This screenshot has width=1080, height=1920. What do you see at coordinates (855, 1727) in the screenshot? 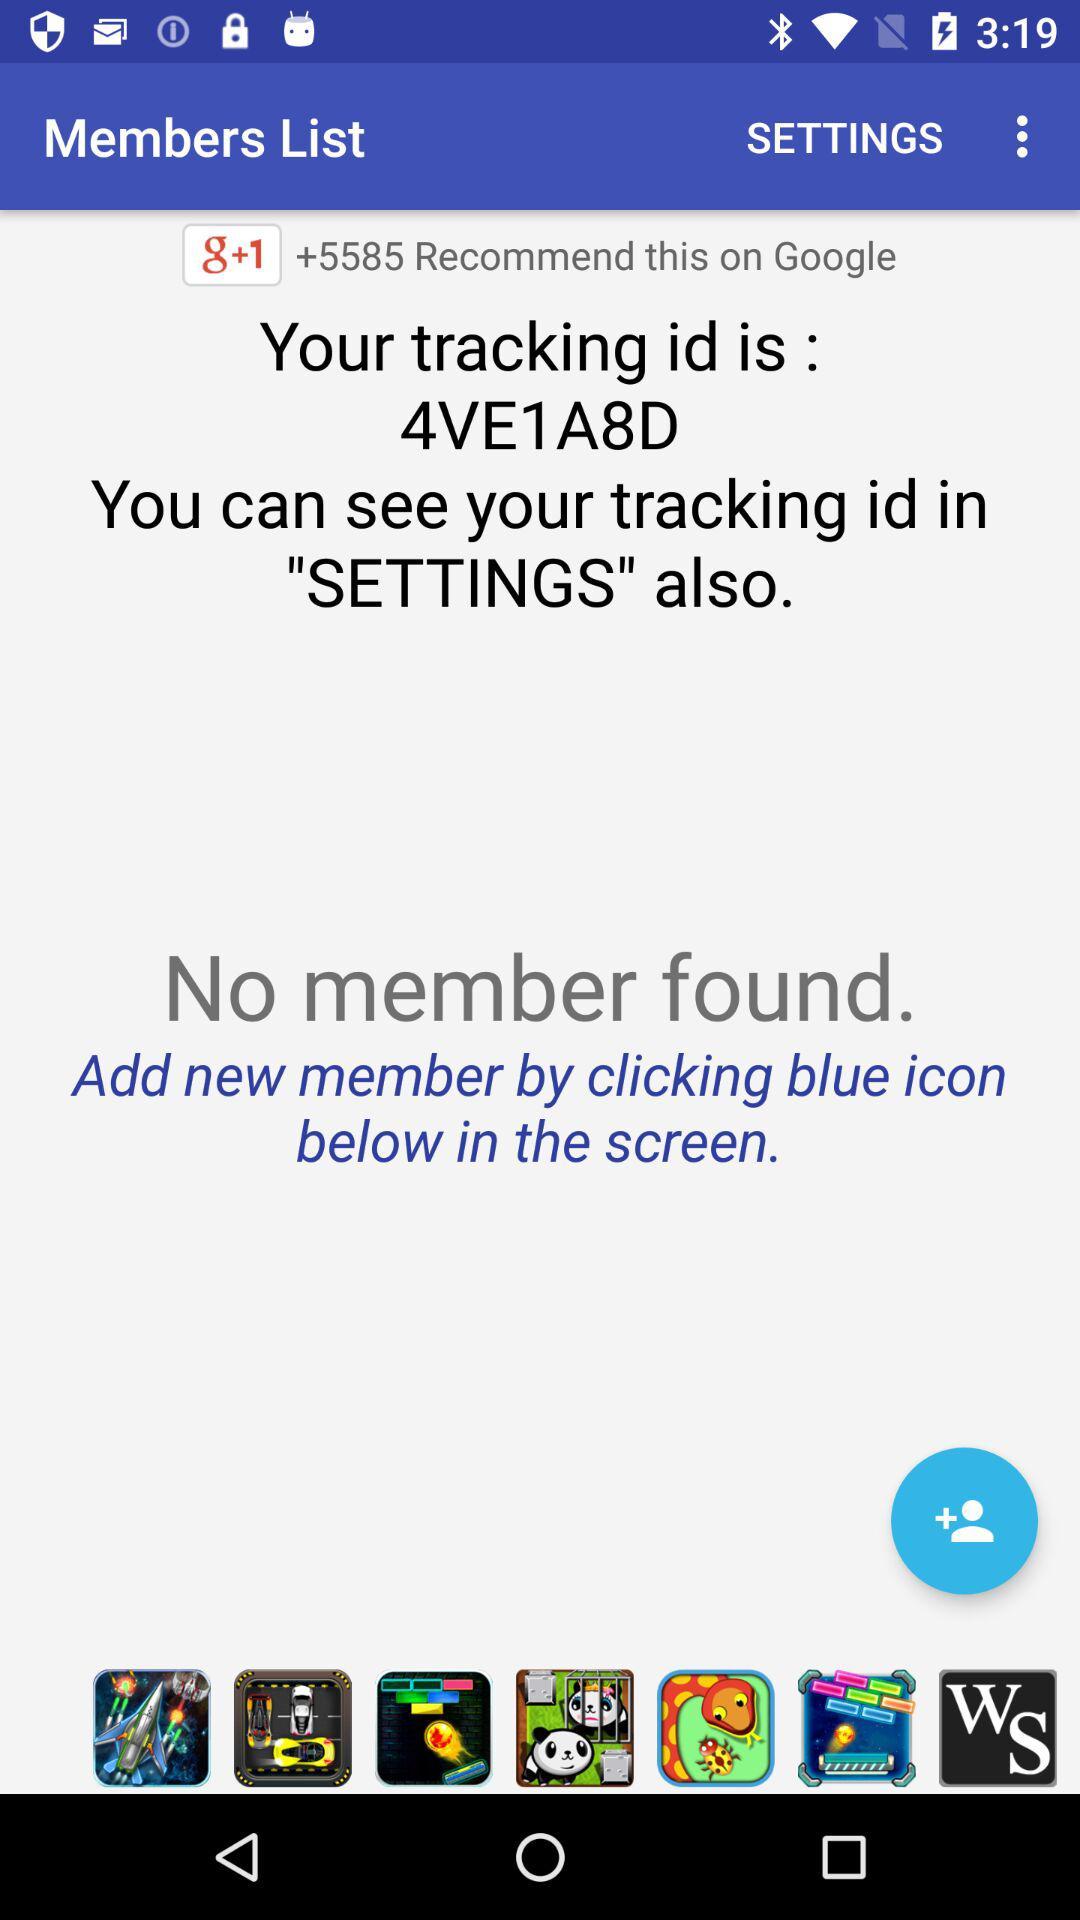
I see `change to new game` at bounding box center [855, 1727].